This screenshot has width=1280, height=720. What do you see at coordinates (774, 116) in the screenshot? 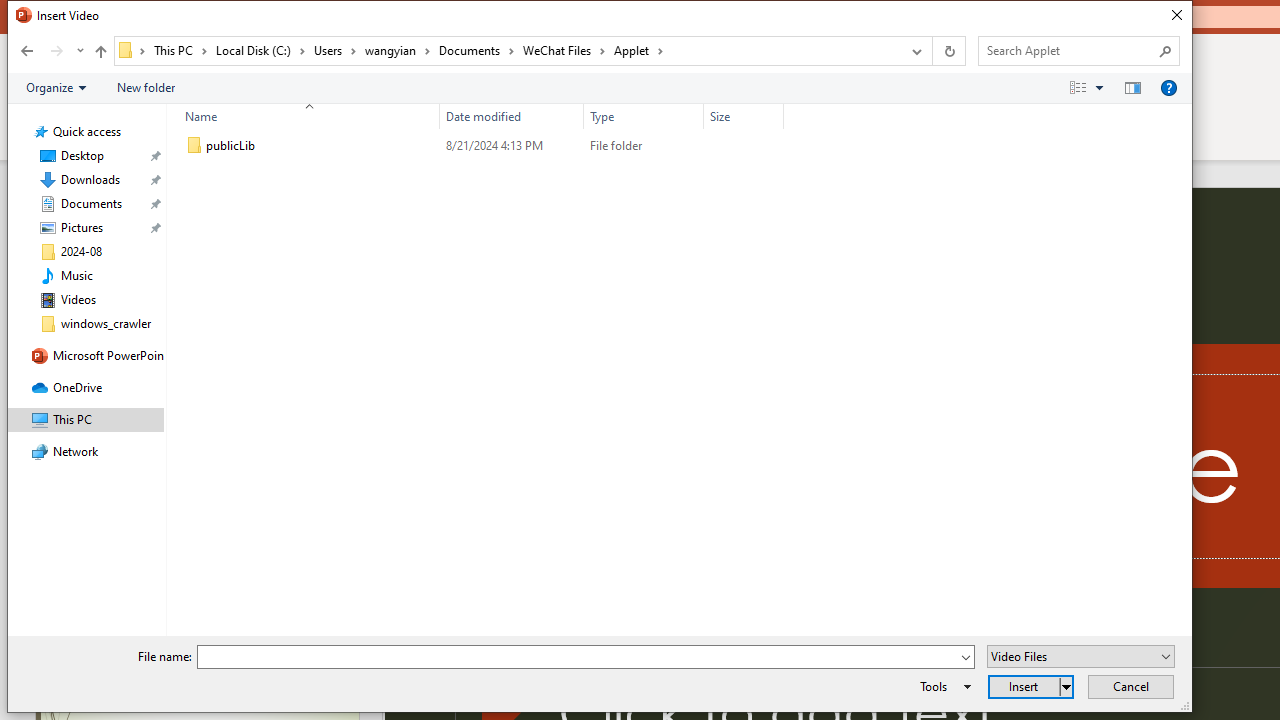
I see `'Filter dropdown'` at bounding box center [774, 116].